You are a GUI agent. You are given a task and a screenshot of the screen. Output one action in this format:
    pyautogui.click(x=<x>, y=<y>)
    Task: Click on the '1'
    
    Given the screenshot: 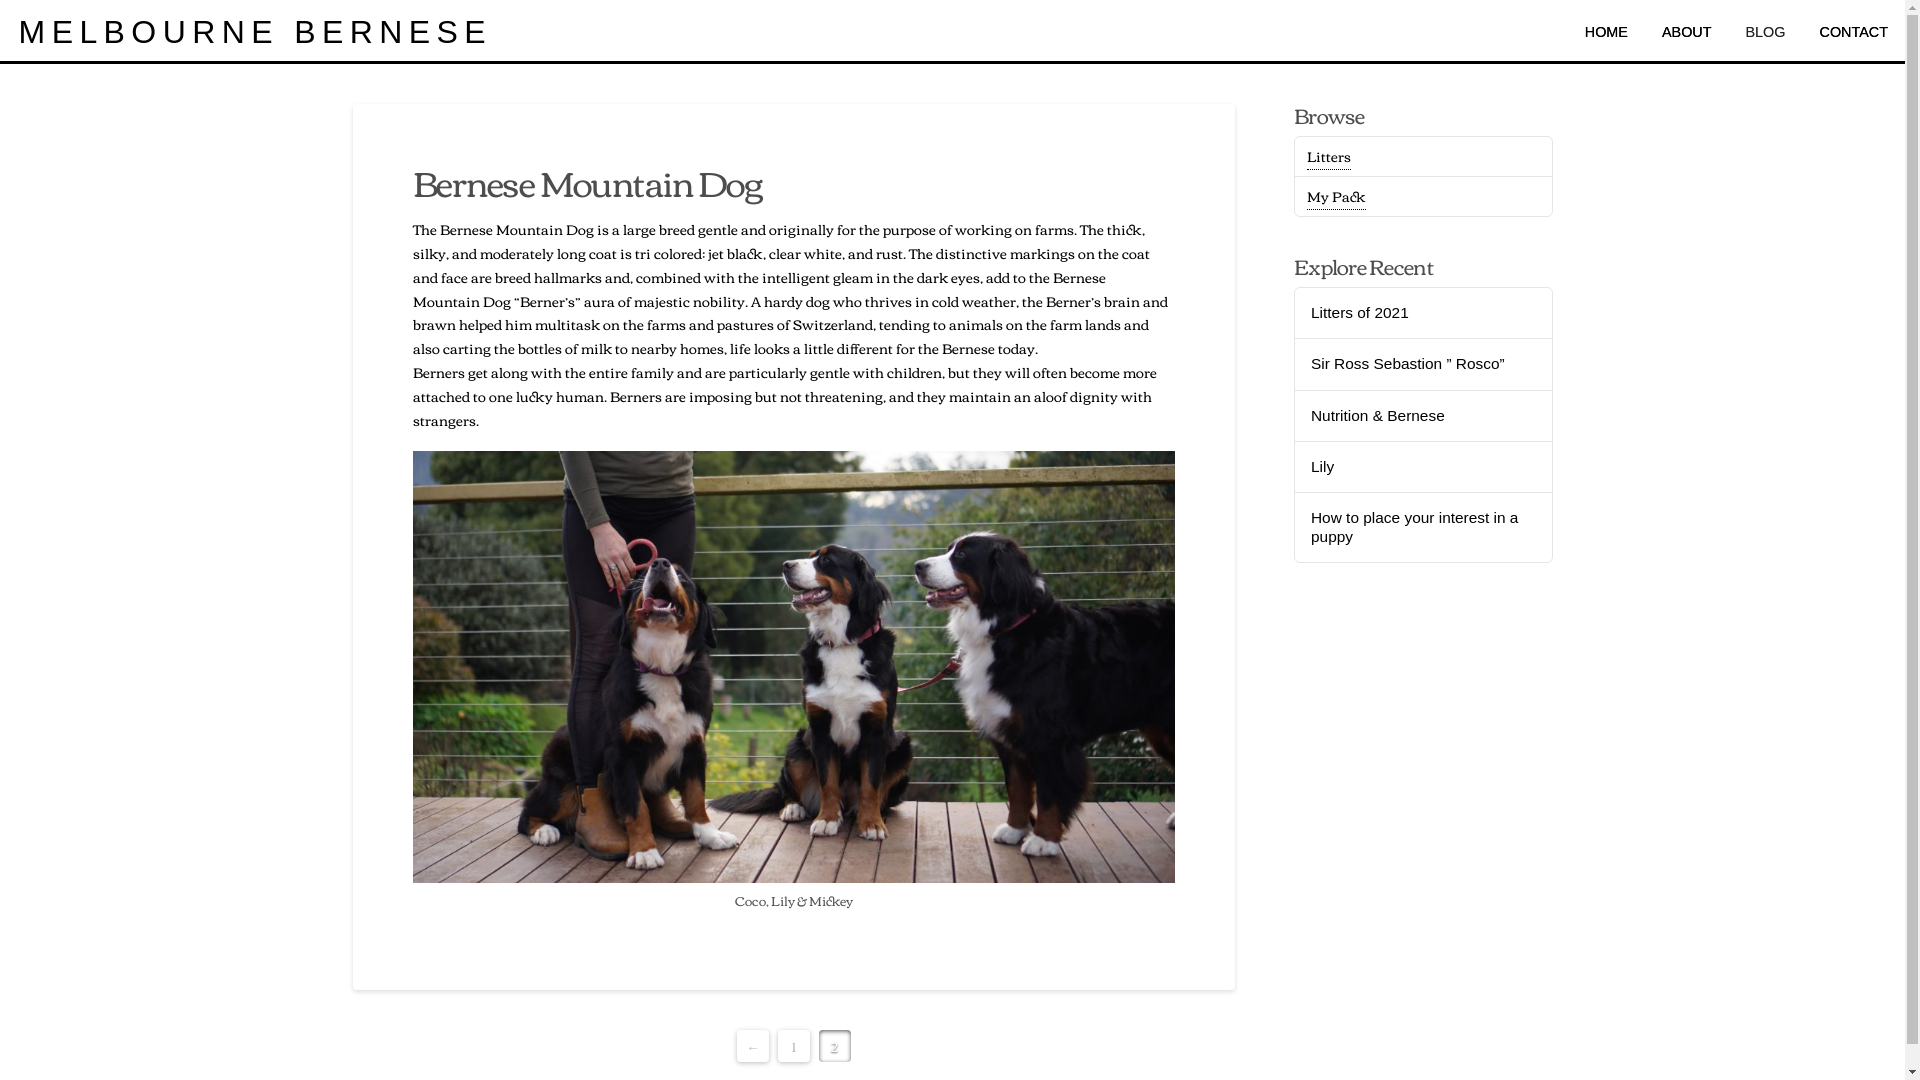 What is the action you would take?
    pyautogui.click(x=792, y=1044)
    